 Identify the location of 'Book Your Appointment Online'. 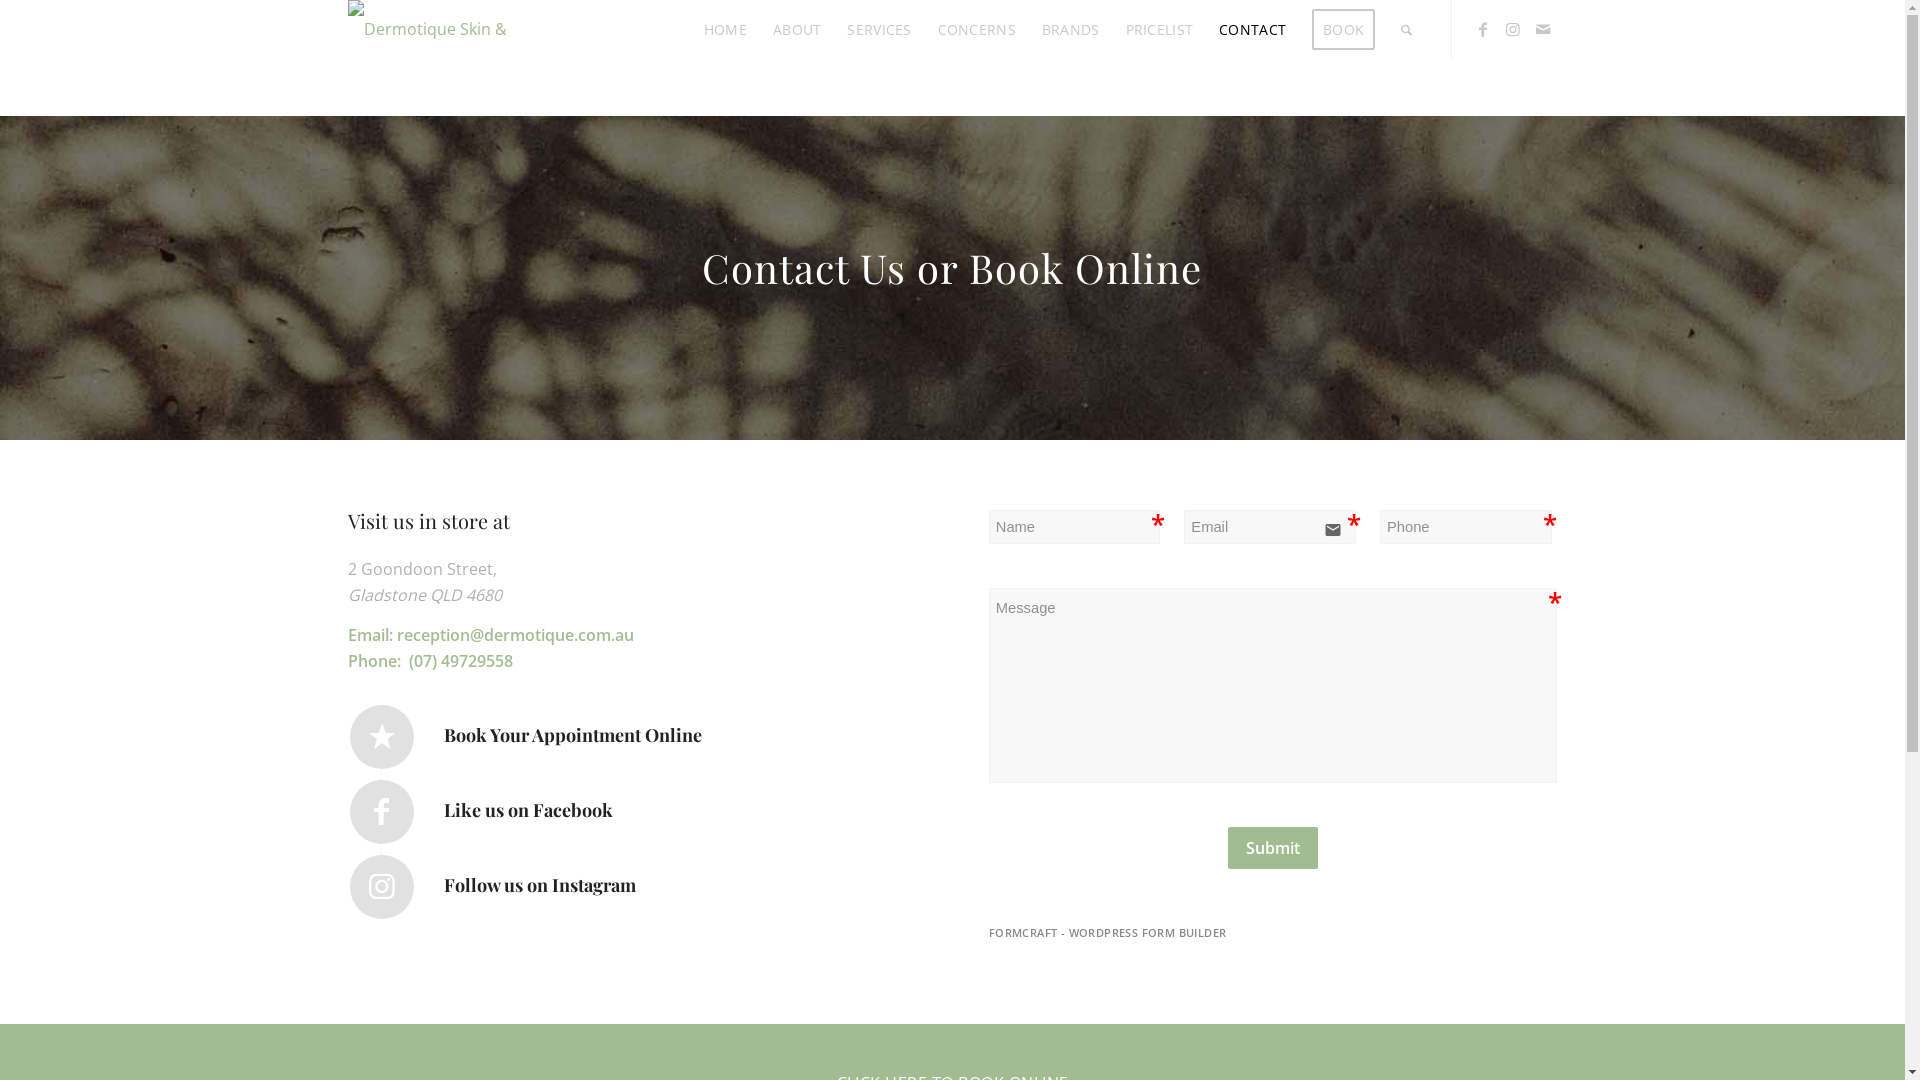
(382, 736).